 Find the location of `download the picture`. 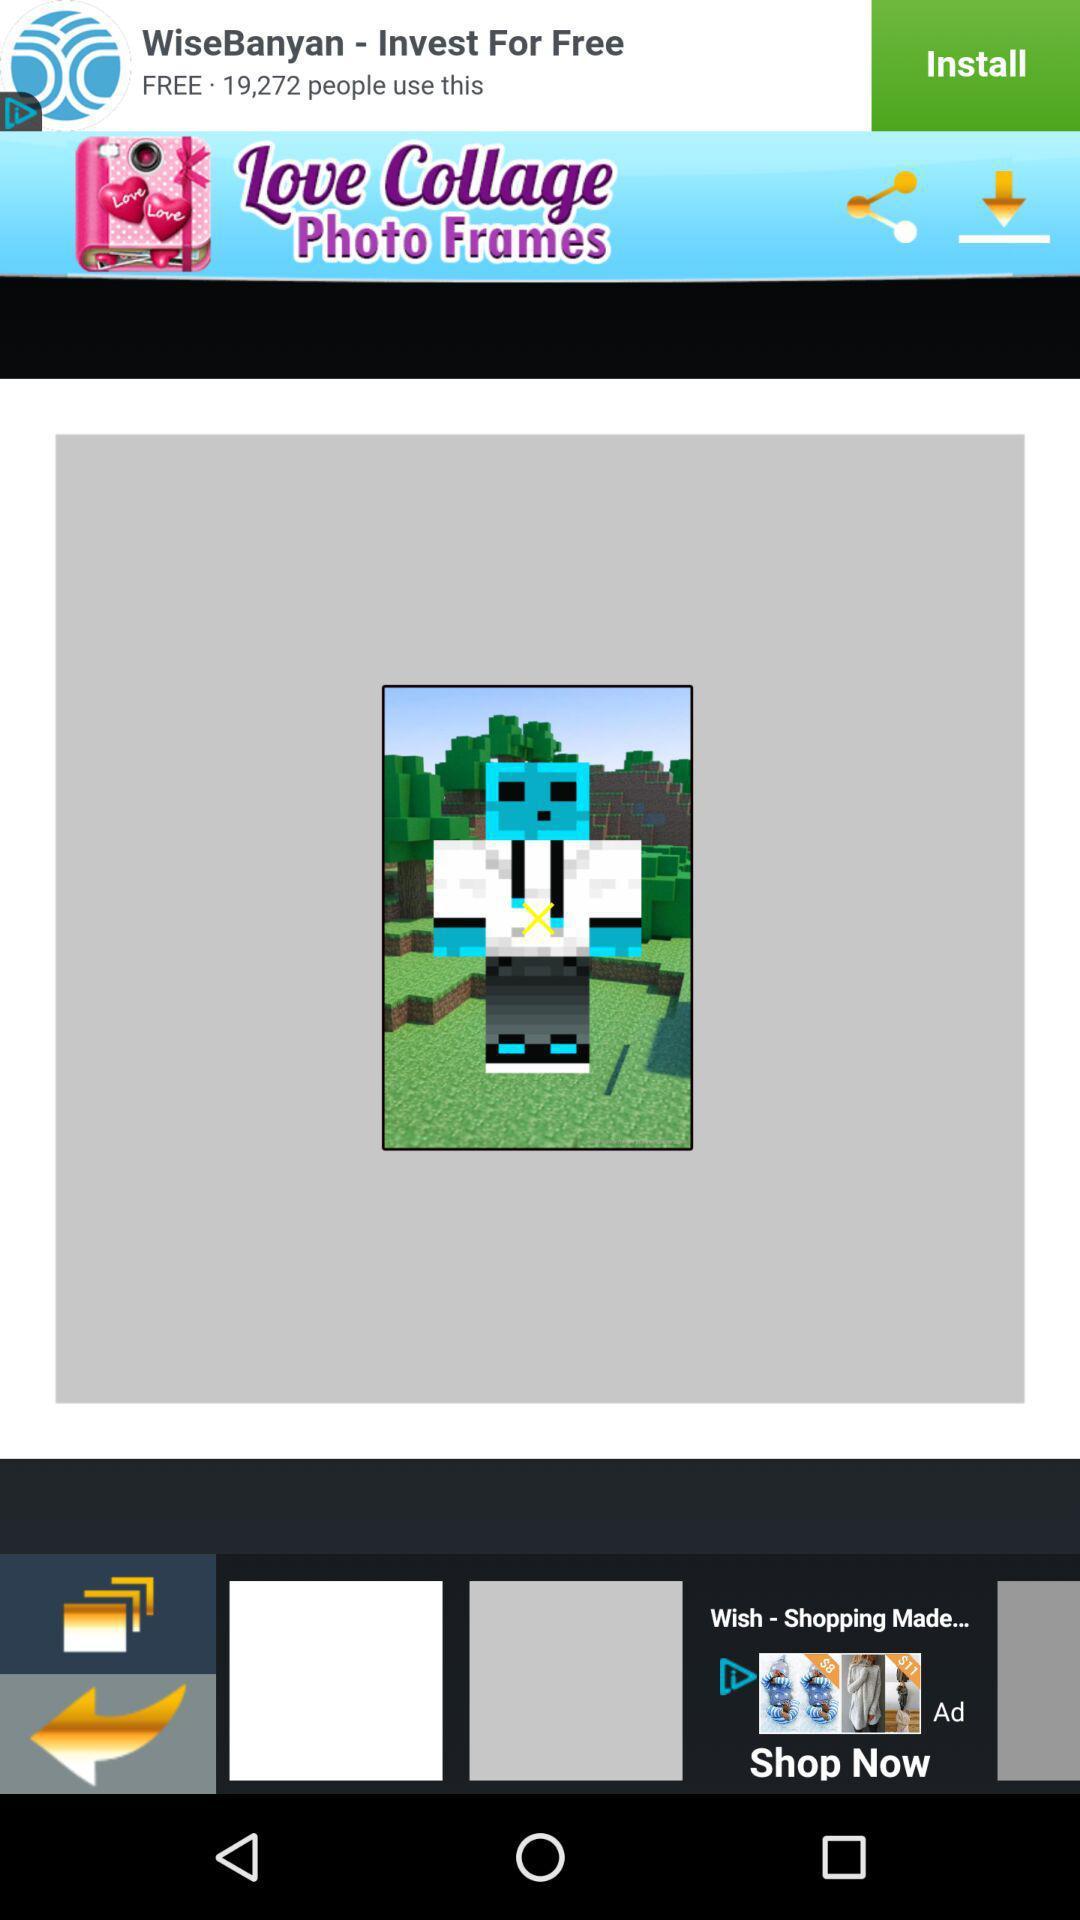

download the picture is located at coordinates (1005, 206).